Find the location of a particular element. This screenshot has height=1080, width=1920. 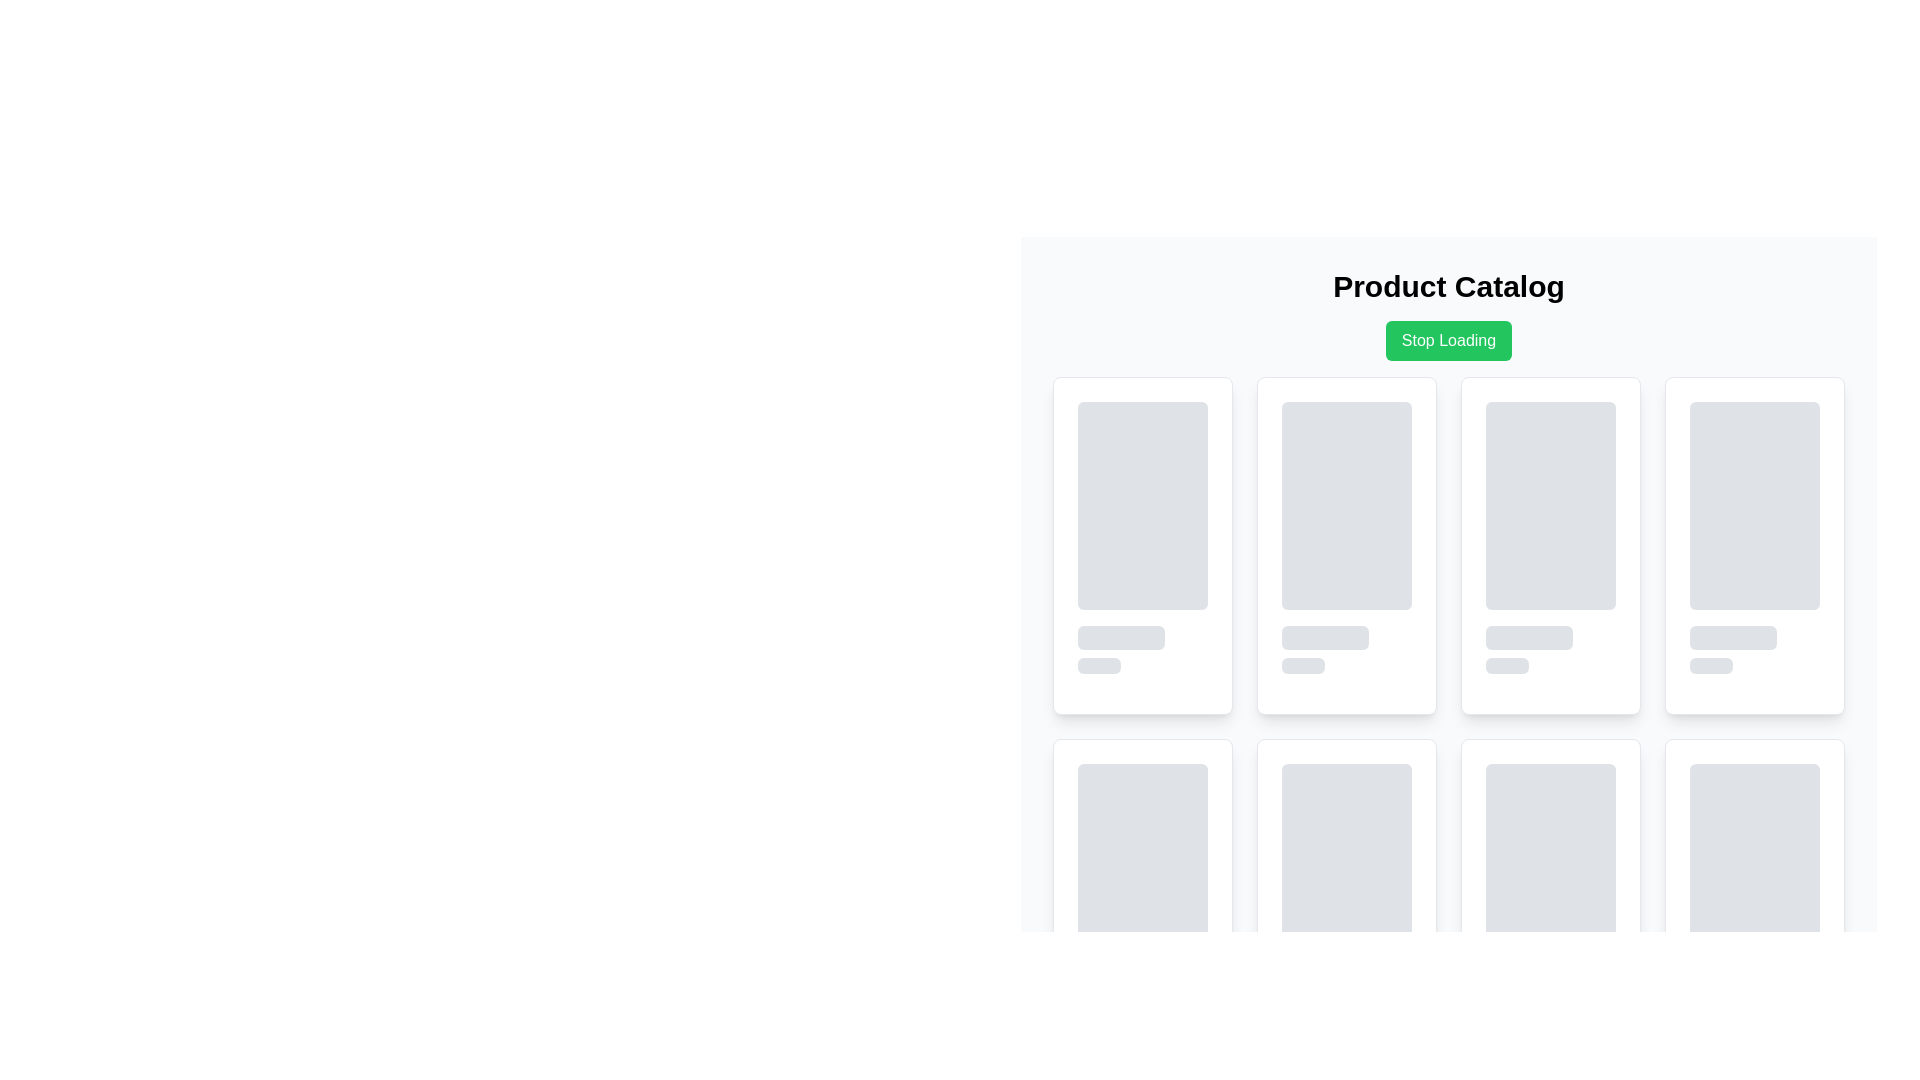

the possible link or button within the sixth card placeholder located on the far right of the second row in the grid layout is located at coordinates (1754, 907).